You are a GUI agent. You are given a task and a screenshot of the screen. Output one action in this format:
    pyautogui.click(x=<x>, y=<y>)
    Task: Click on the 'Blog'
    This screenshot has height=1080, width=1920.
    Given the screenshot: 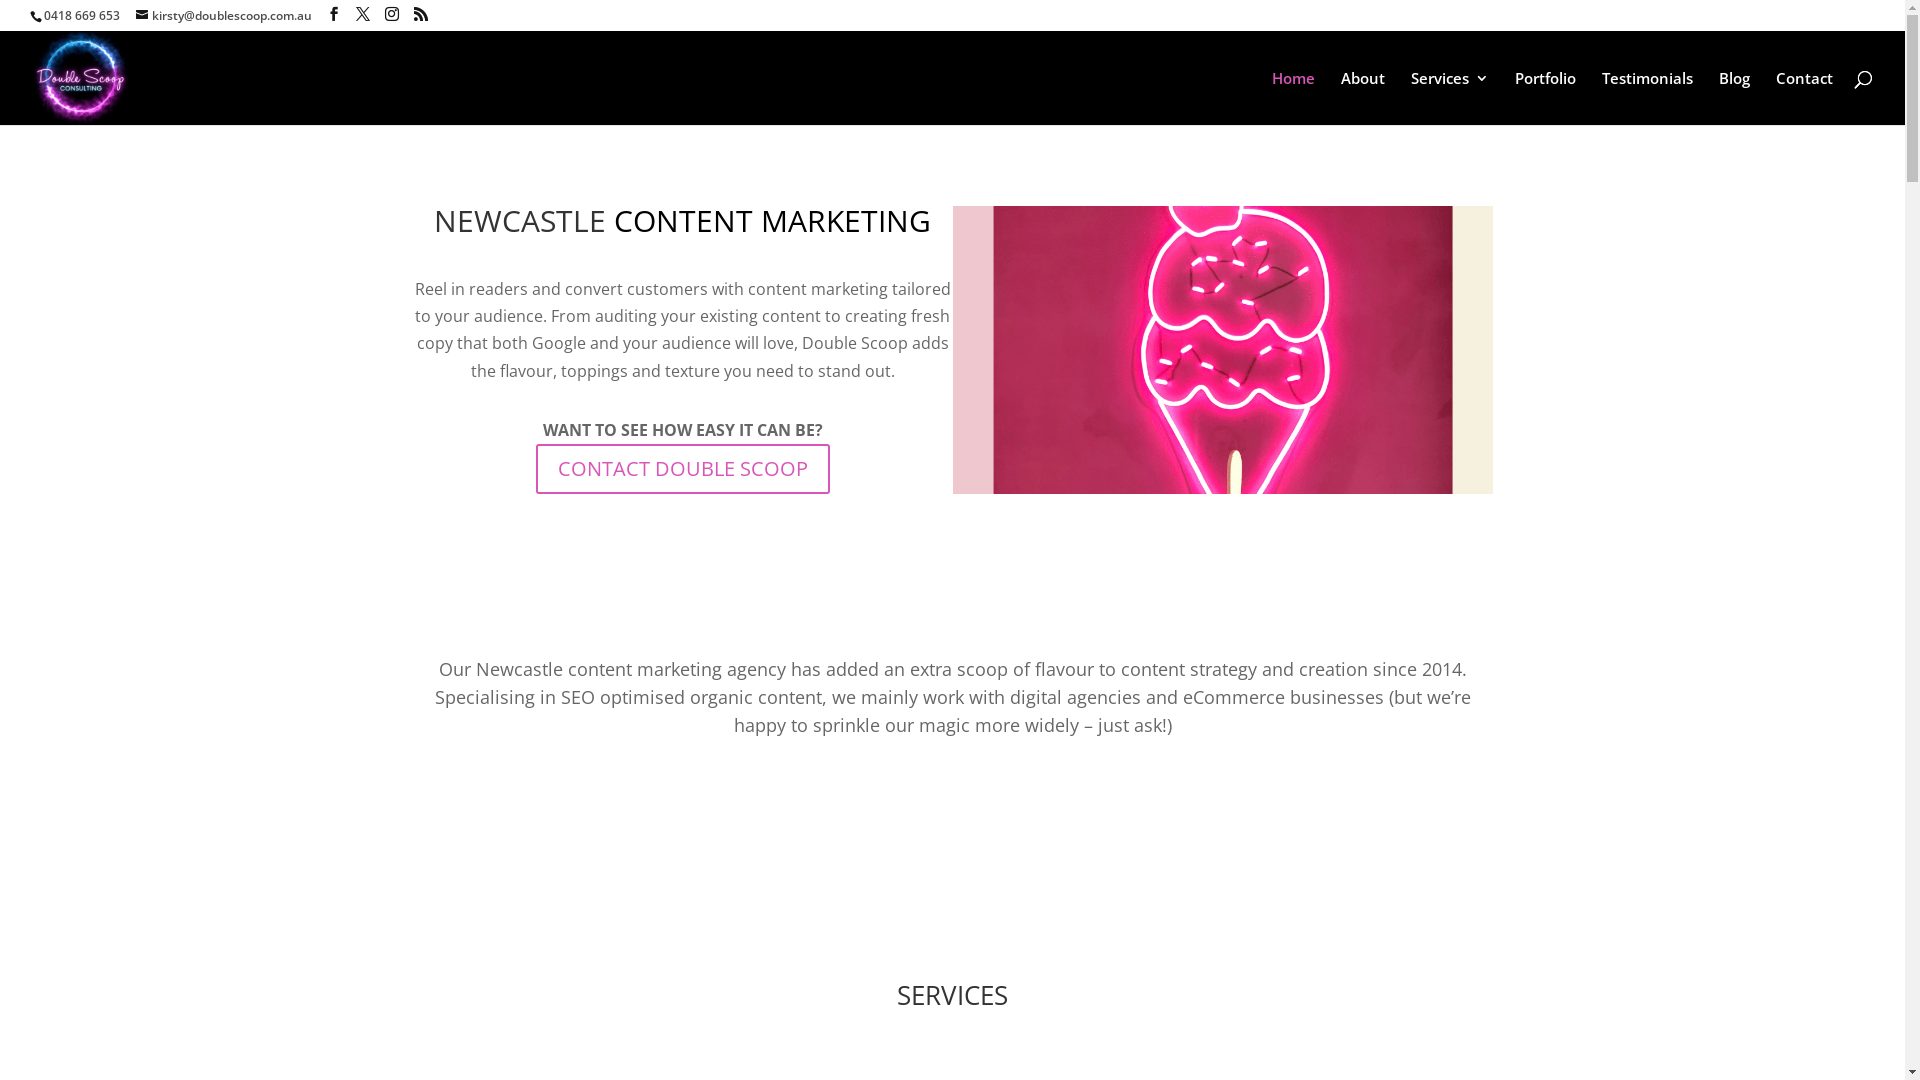 What is the action you would take?
    pyautogui.click(x=1717, y=97)
    